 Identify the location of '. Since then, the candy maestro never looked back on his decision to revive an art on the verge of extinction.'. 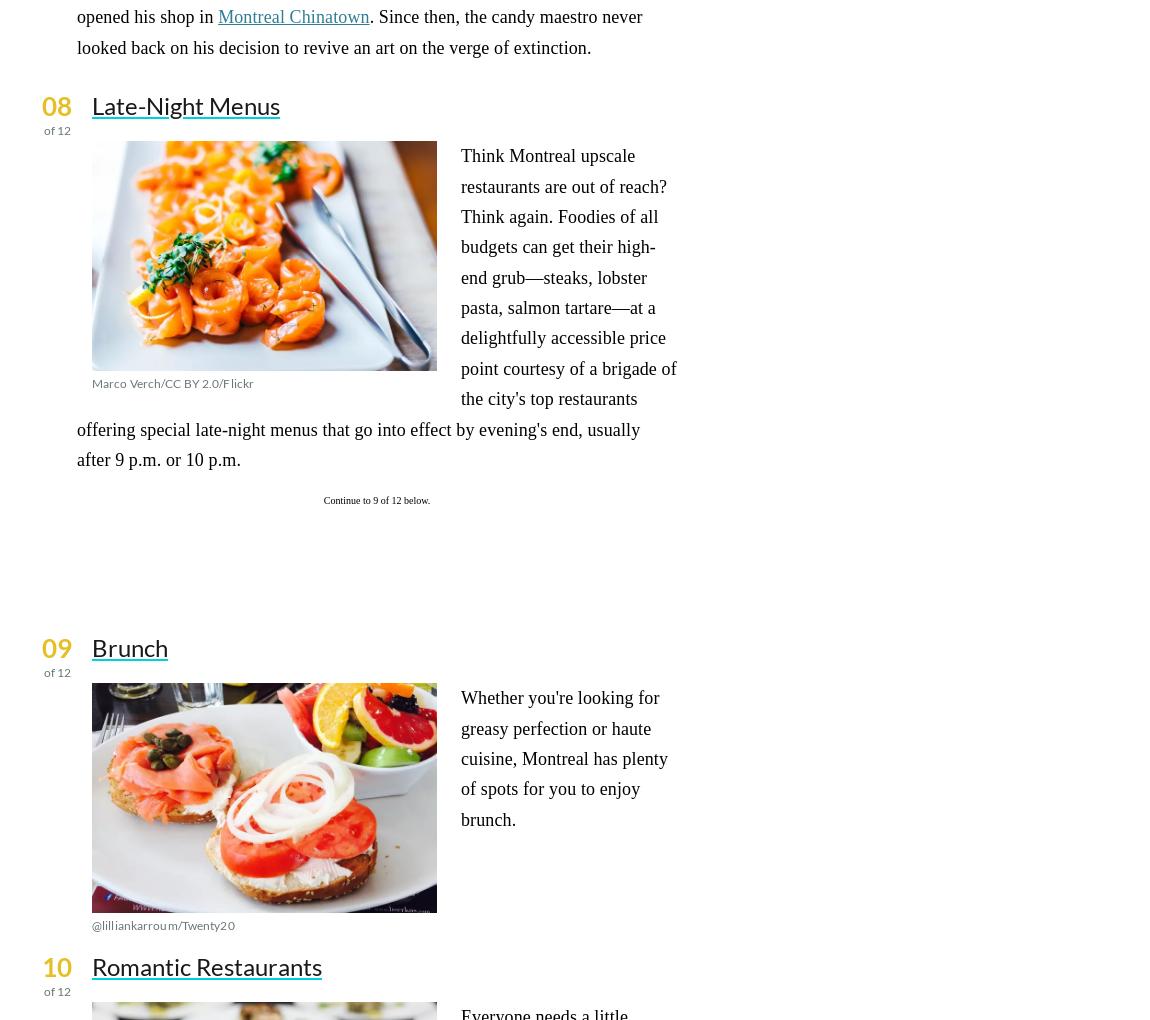
(359, 31).